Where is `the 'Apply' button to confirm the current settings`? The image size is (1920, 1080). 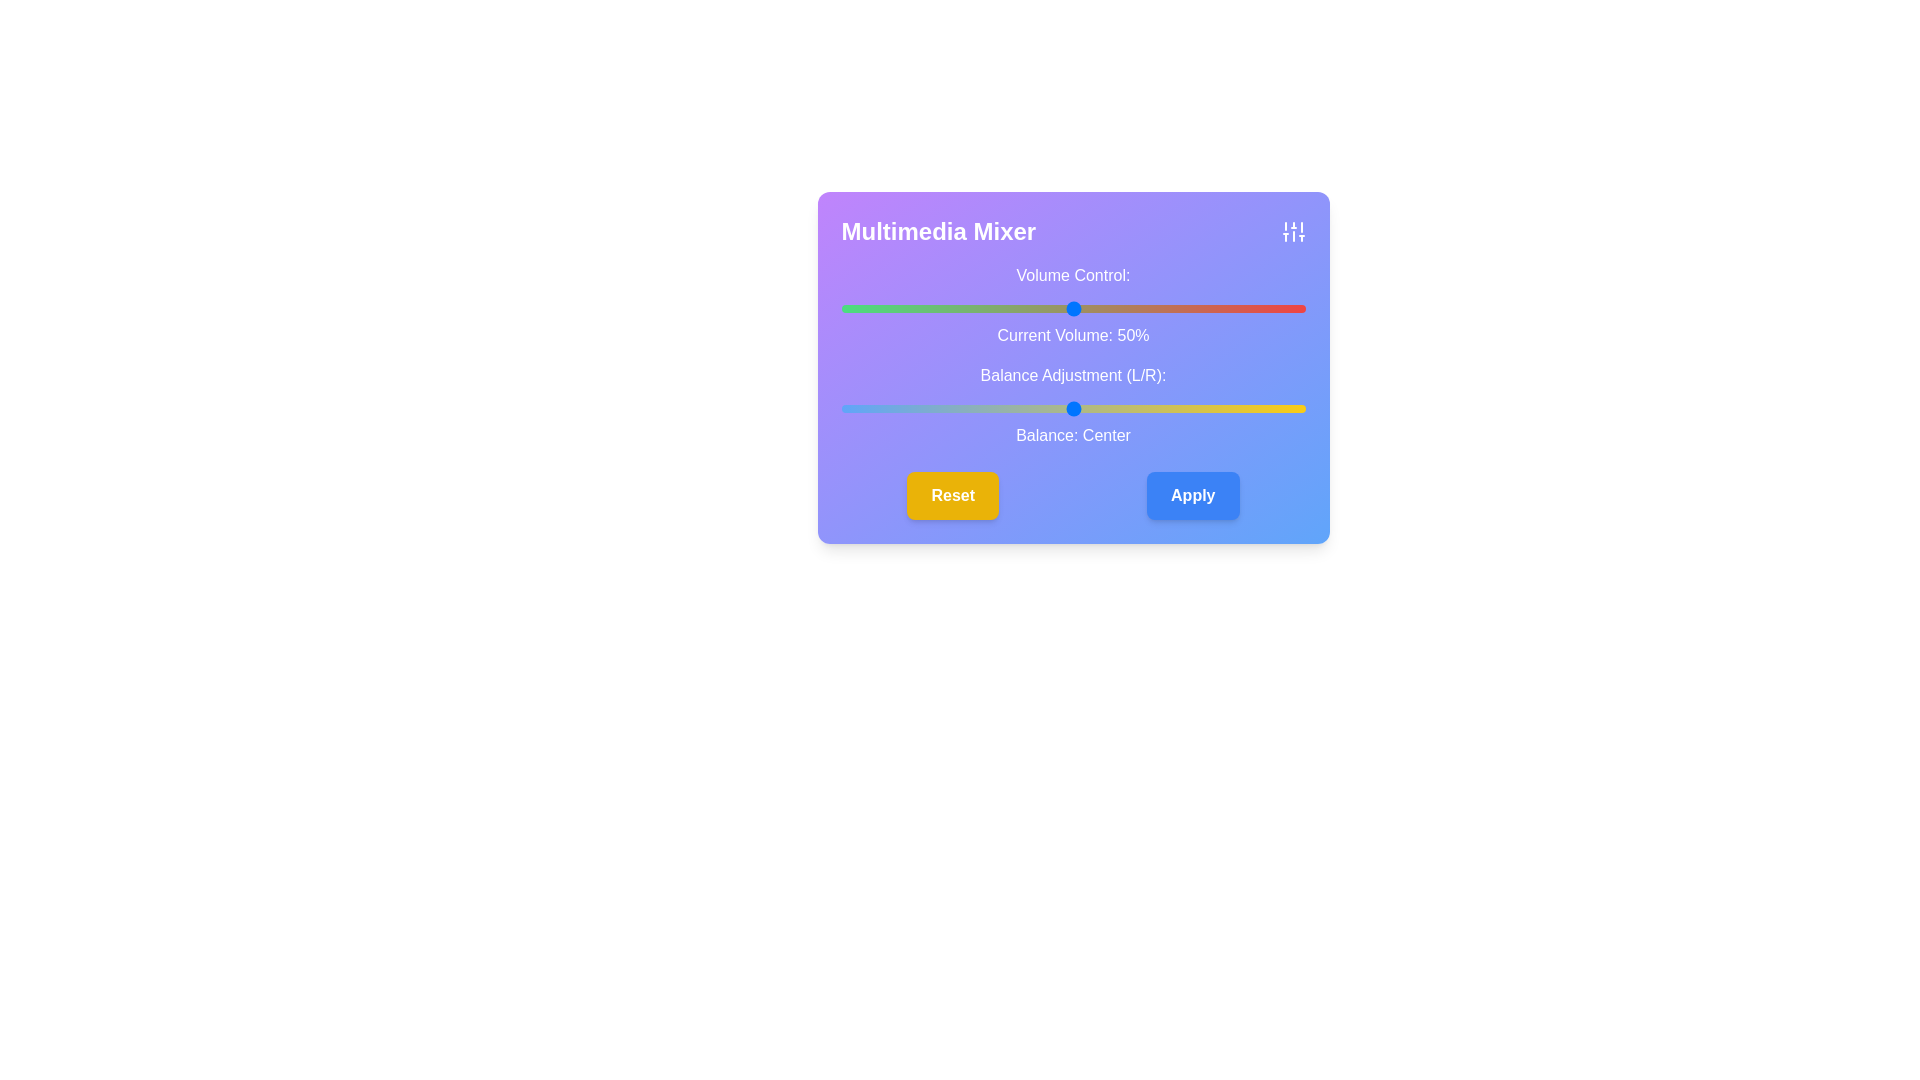 the 'Apply' button to confirm the current settings is located at coordinates (1193, 495).